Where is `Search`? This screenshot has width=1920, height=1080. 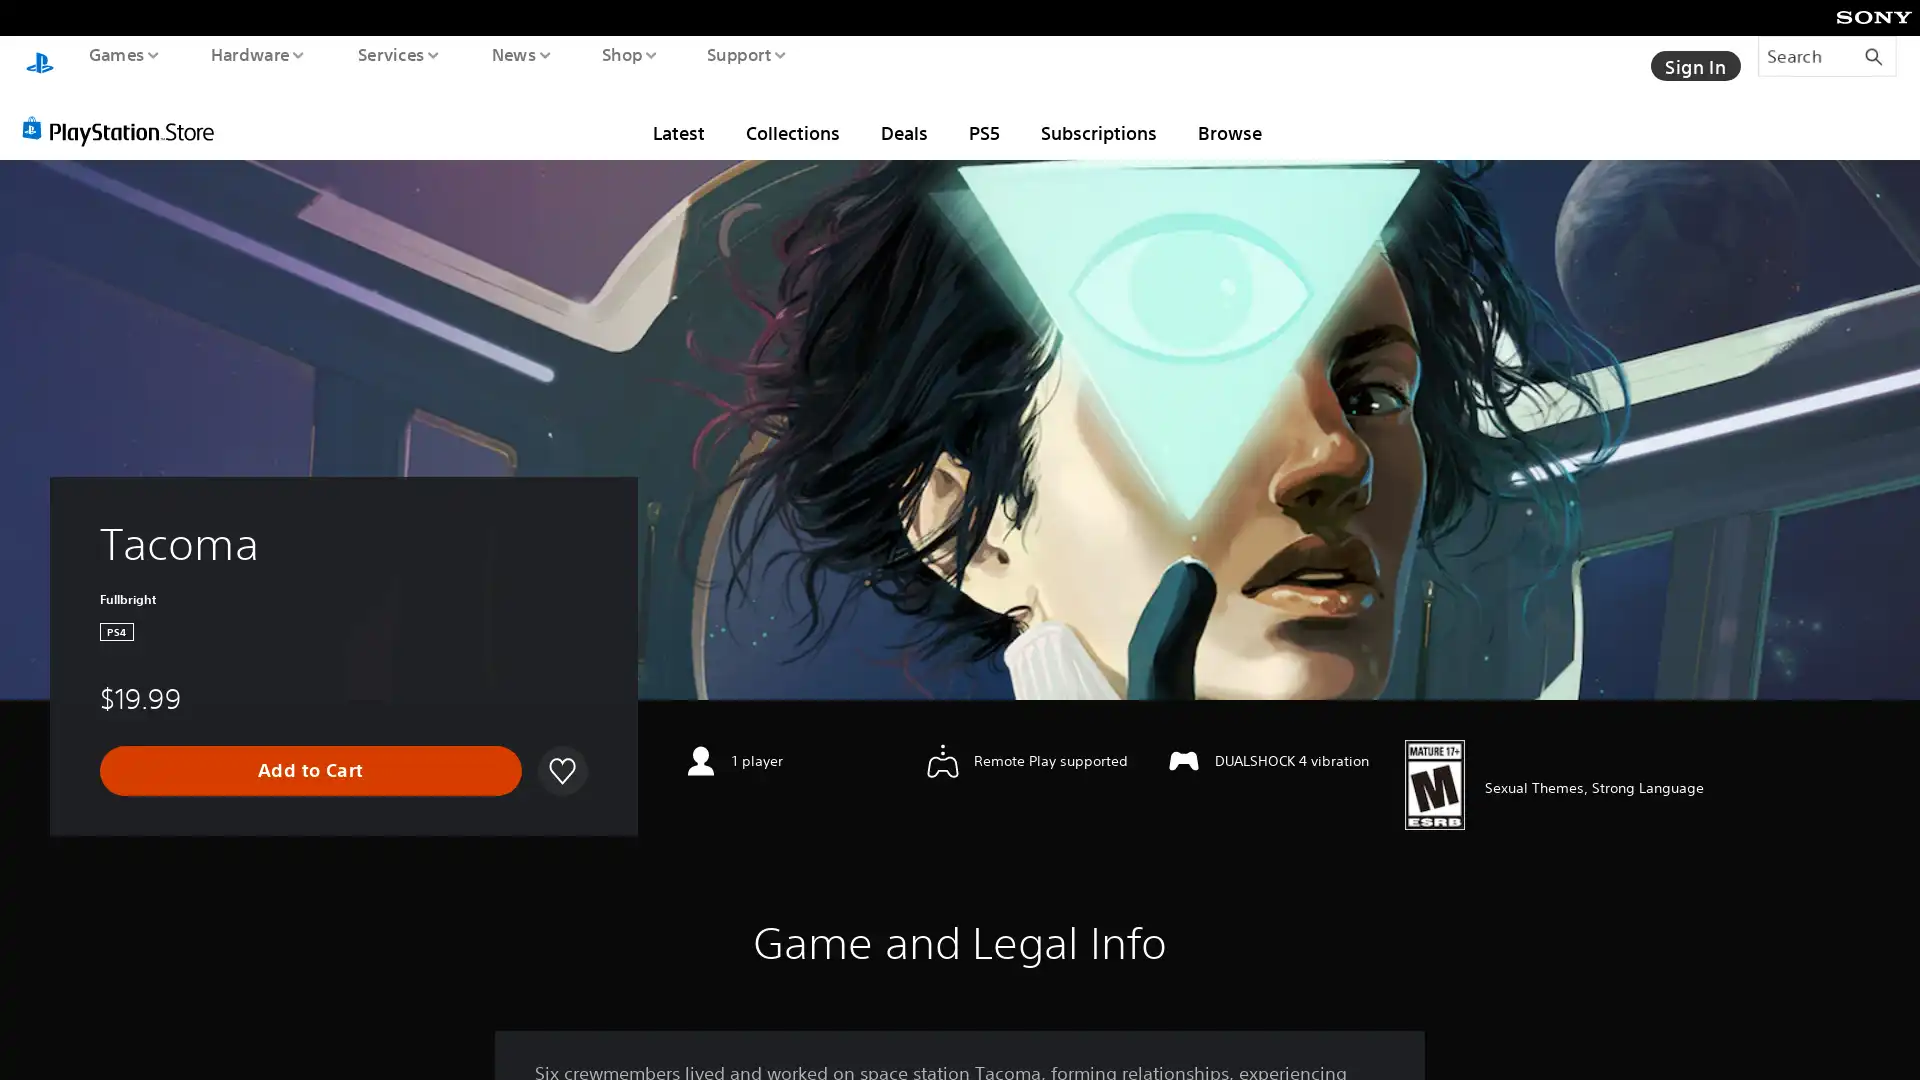
Search is located at coordinates (1827, 55).